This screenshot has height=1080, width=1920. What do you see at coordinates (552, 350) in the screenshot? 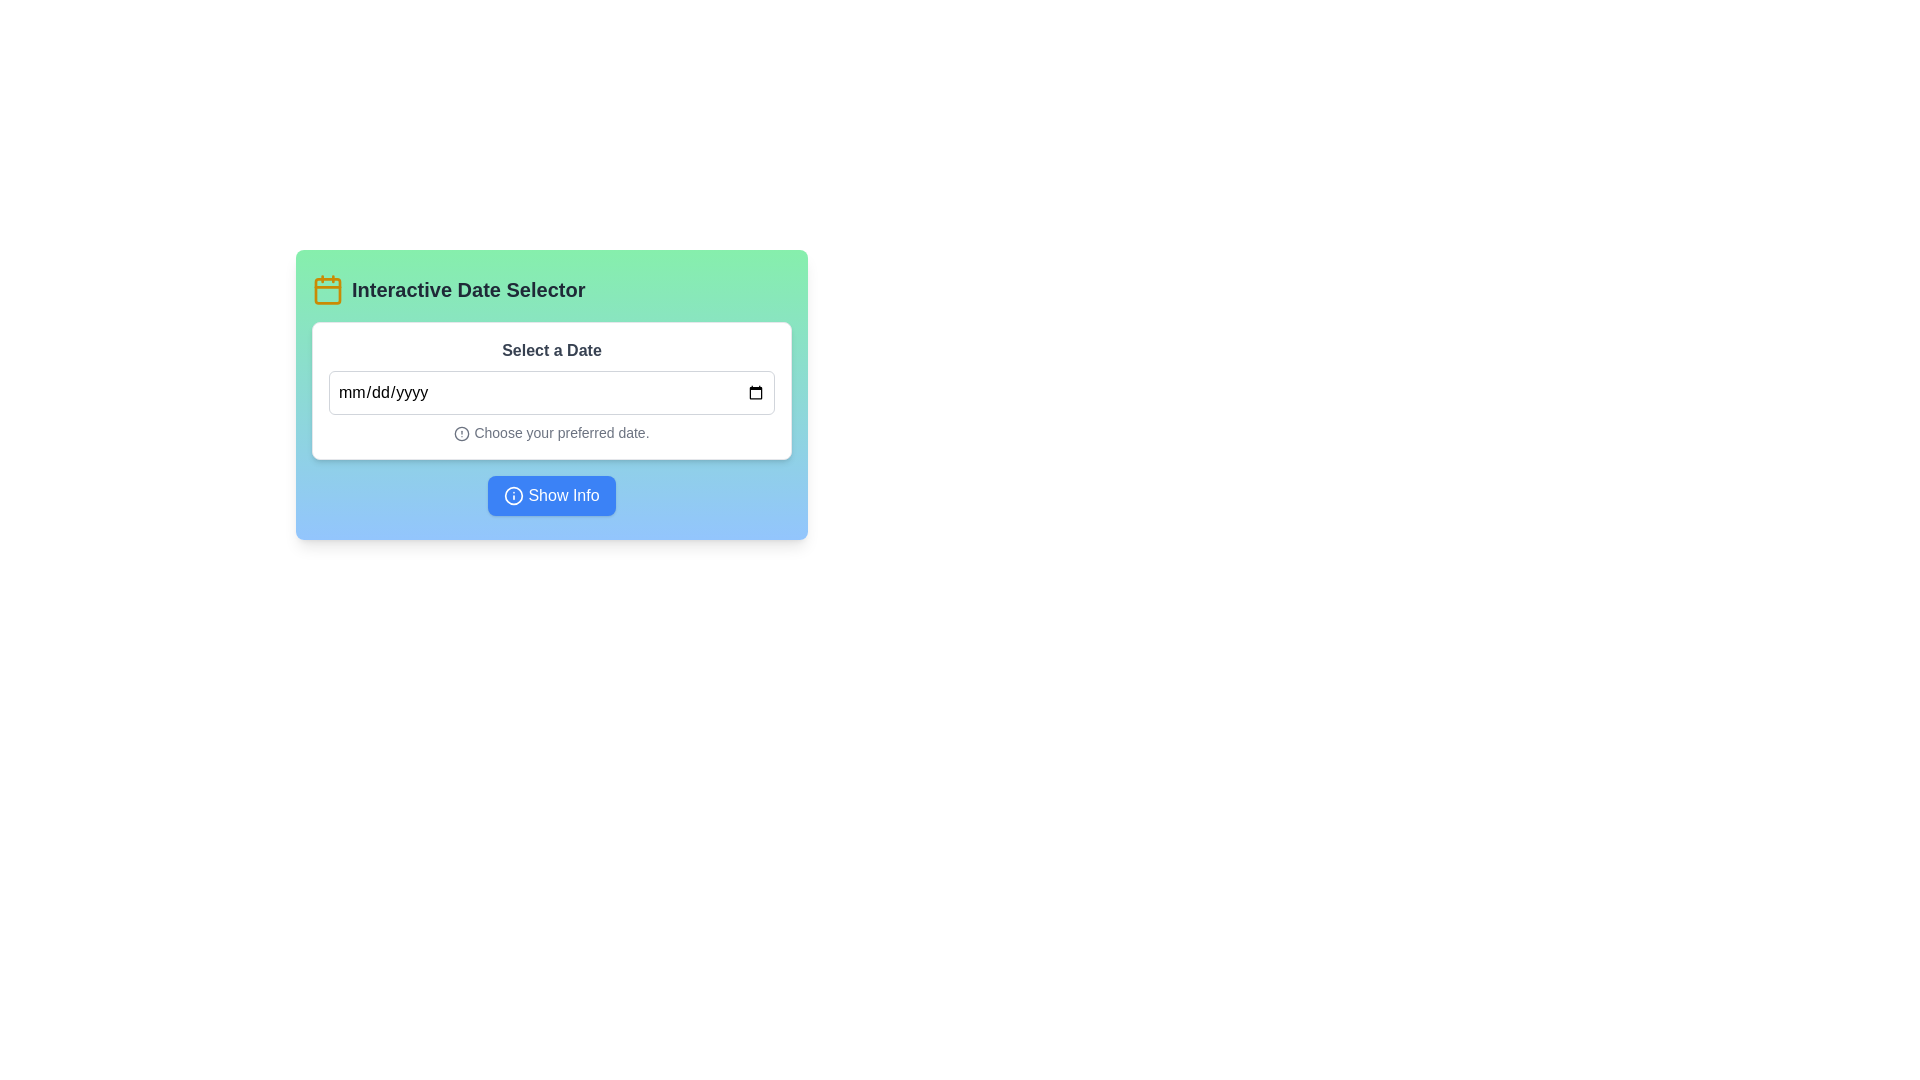
I see `the label element that provides instructions for the date input field located directly above it` at bounding box center [552, 350].